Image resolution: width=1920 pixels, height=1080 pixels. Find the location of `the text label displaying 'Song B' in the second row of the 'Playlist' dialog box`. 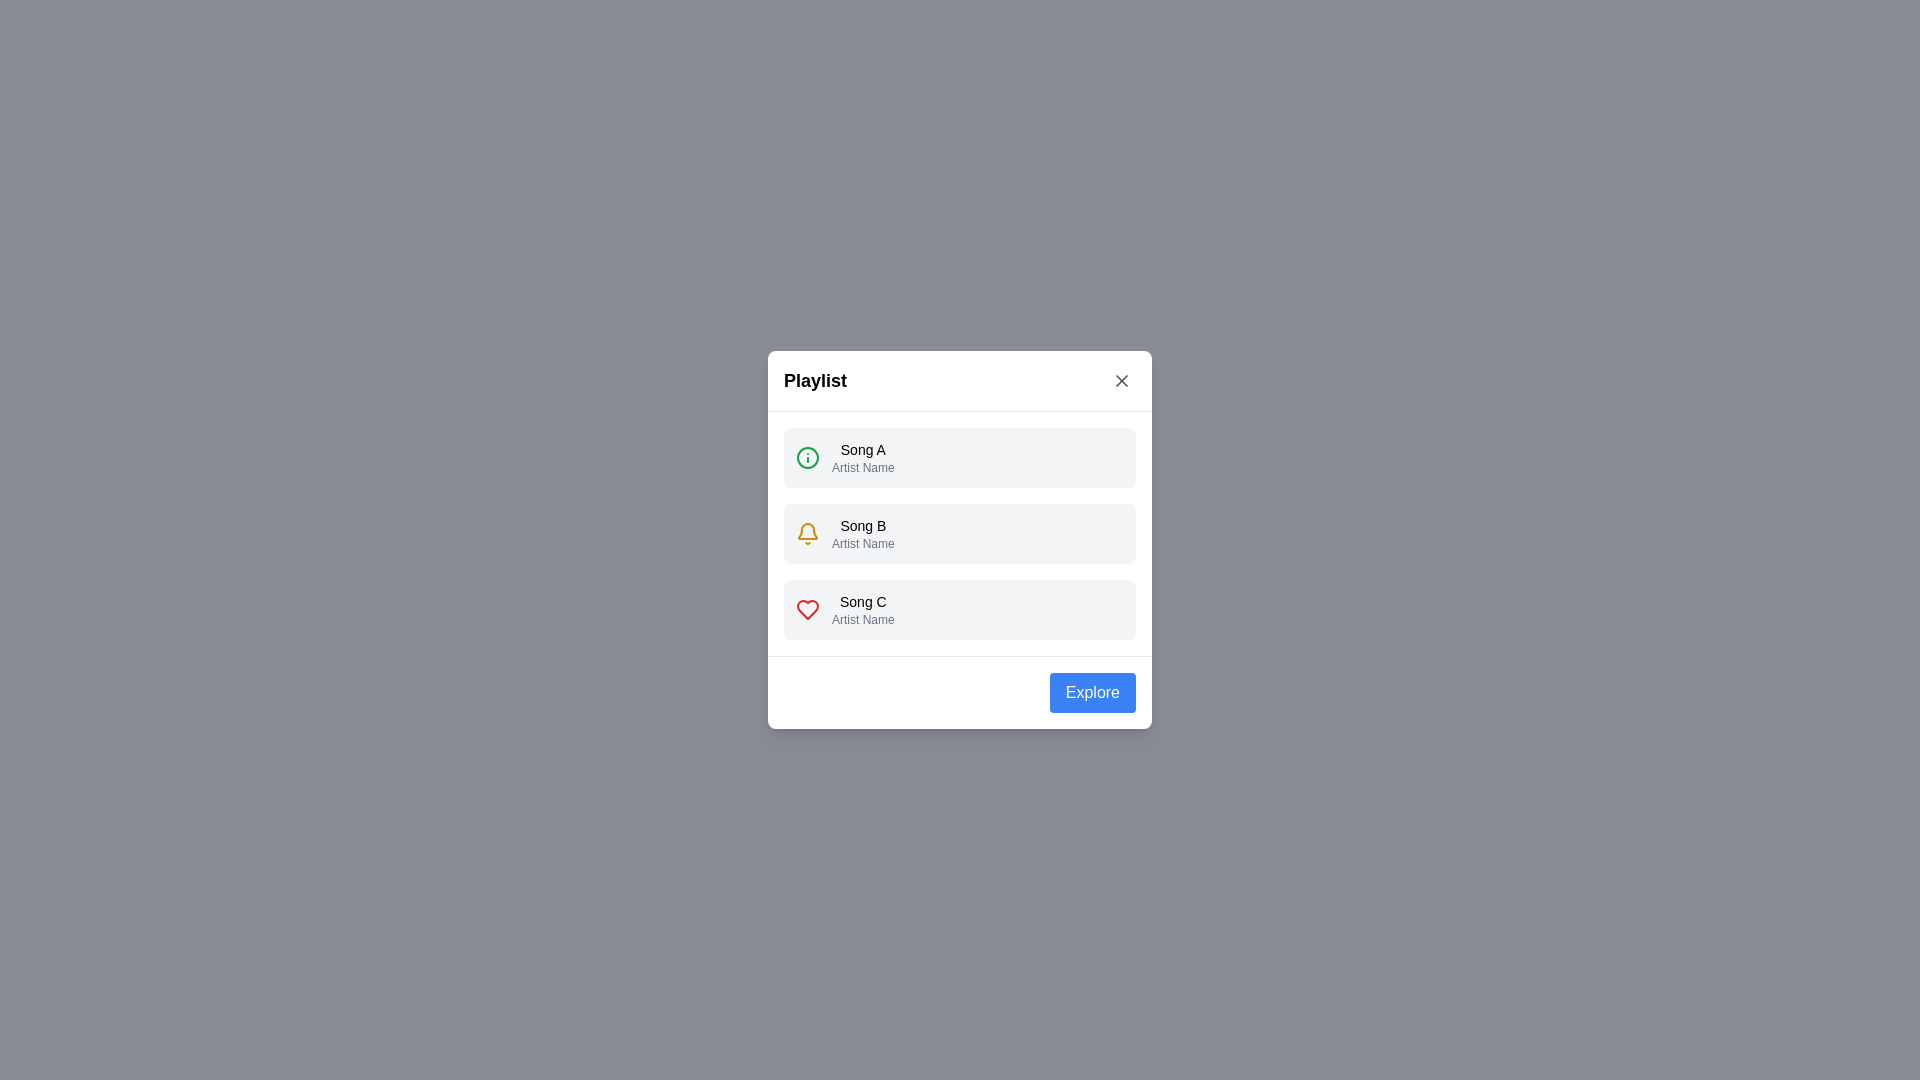

the text label displaying 'Song B' in the second row of the 'Playlist' dialog box is located at coordinates (863, 524).